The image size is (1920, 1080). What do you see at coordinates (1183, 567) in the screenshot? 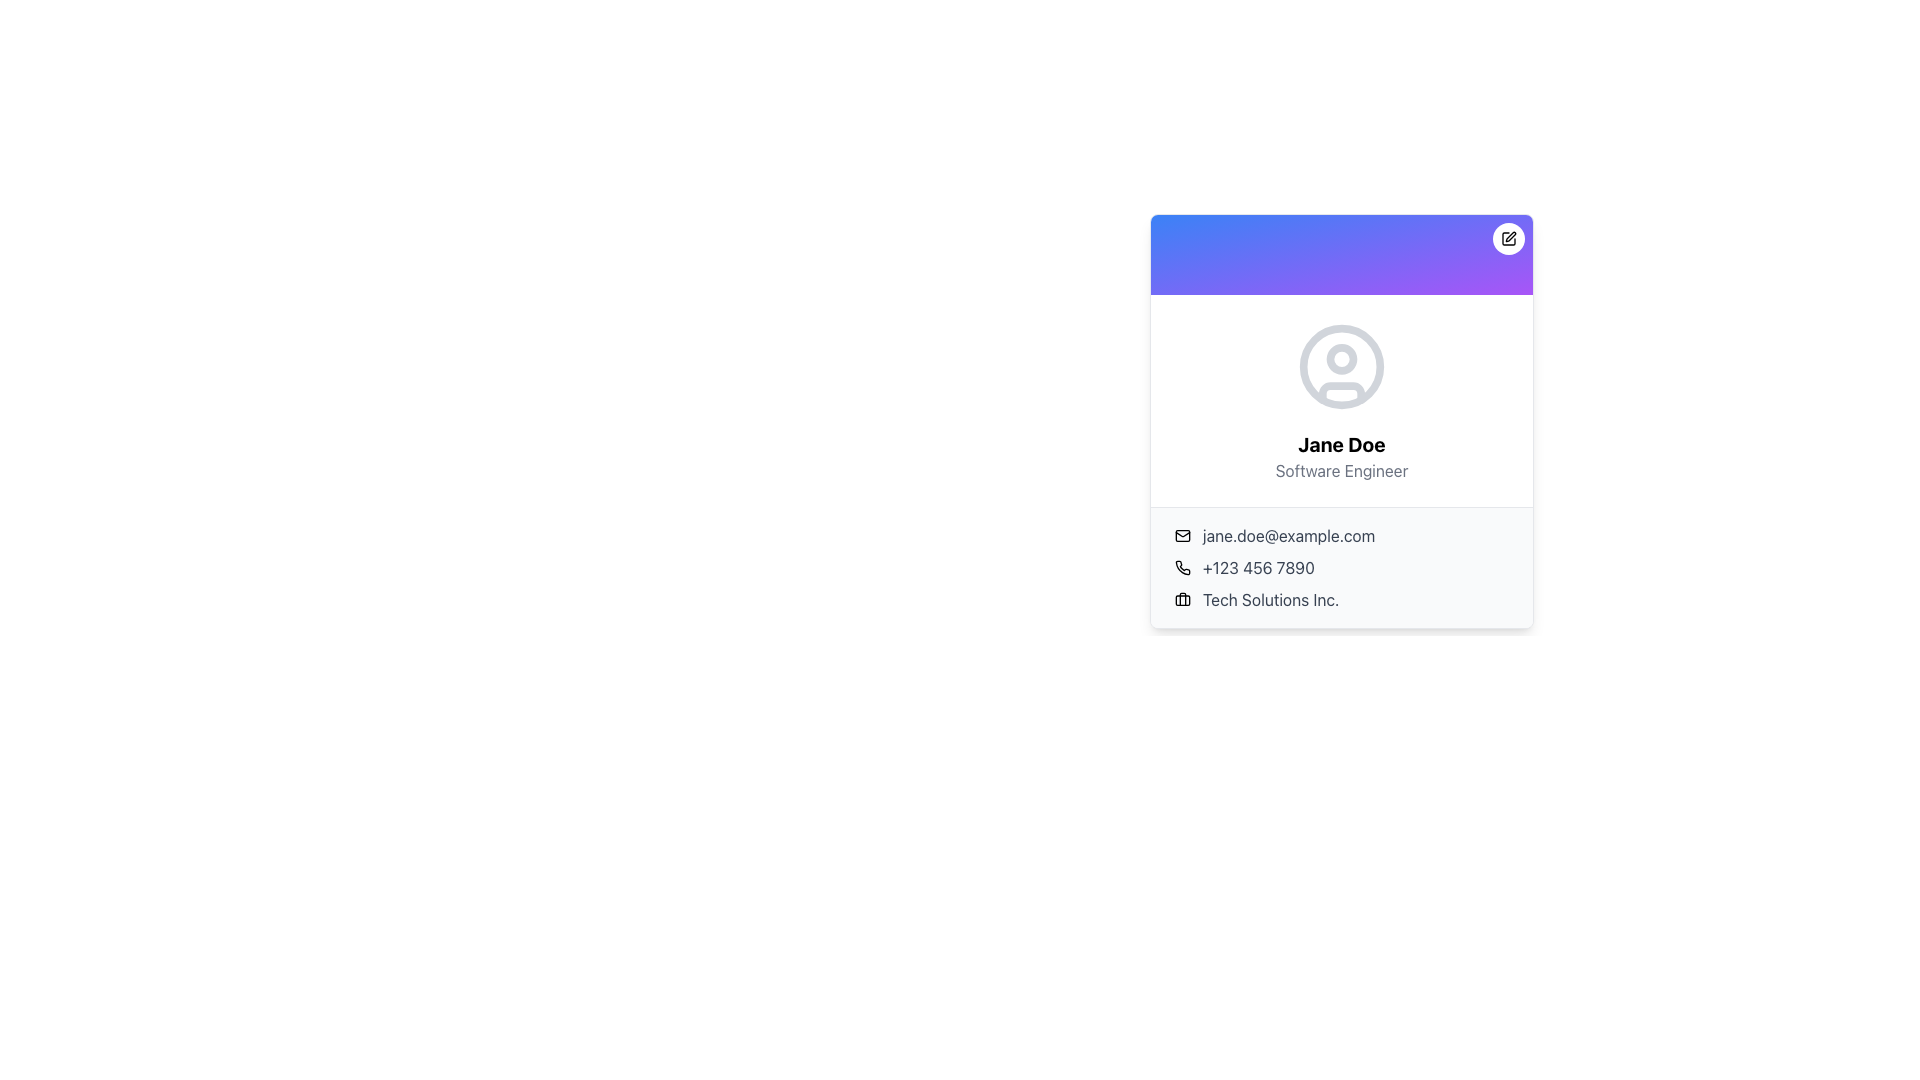
I see `the telephone icon that precedes the phone number '+123 456 7890' in the profile card as a visual indicator` at bounding box center [1183, 567].